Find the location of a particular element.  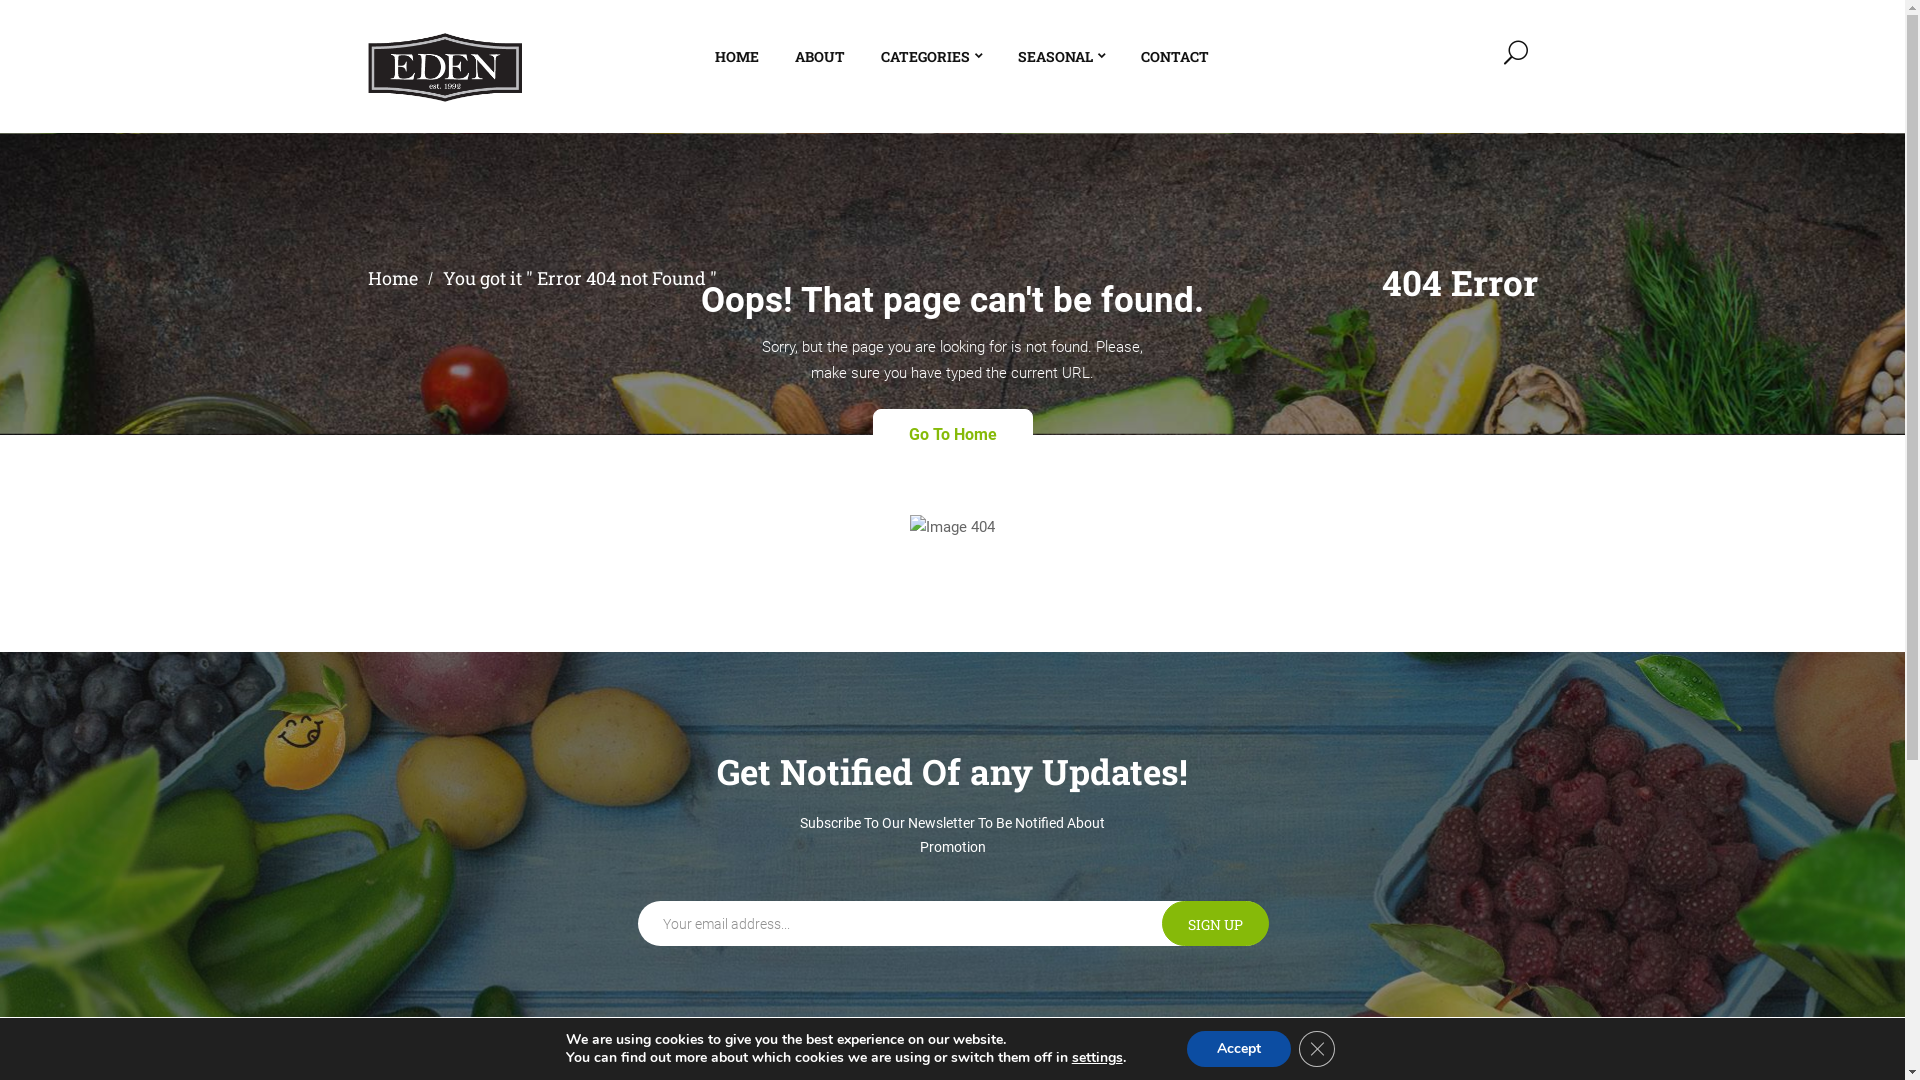

'CONTACT' is located at coordinates (1140, 56).